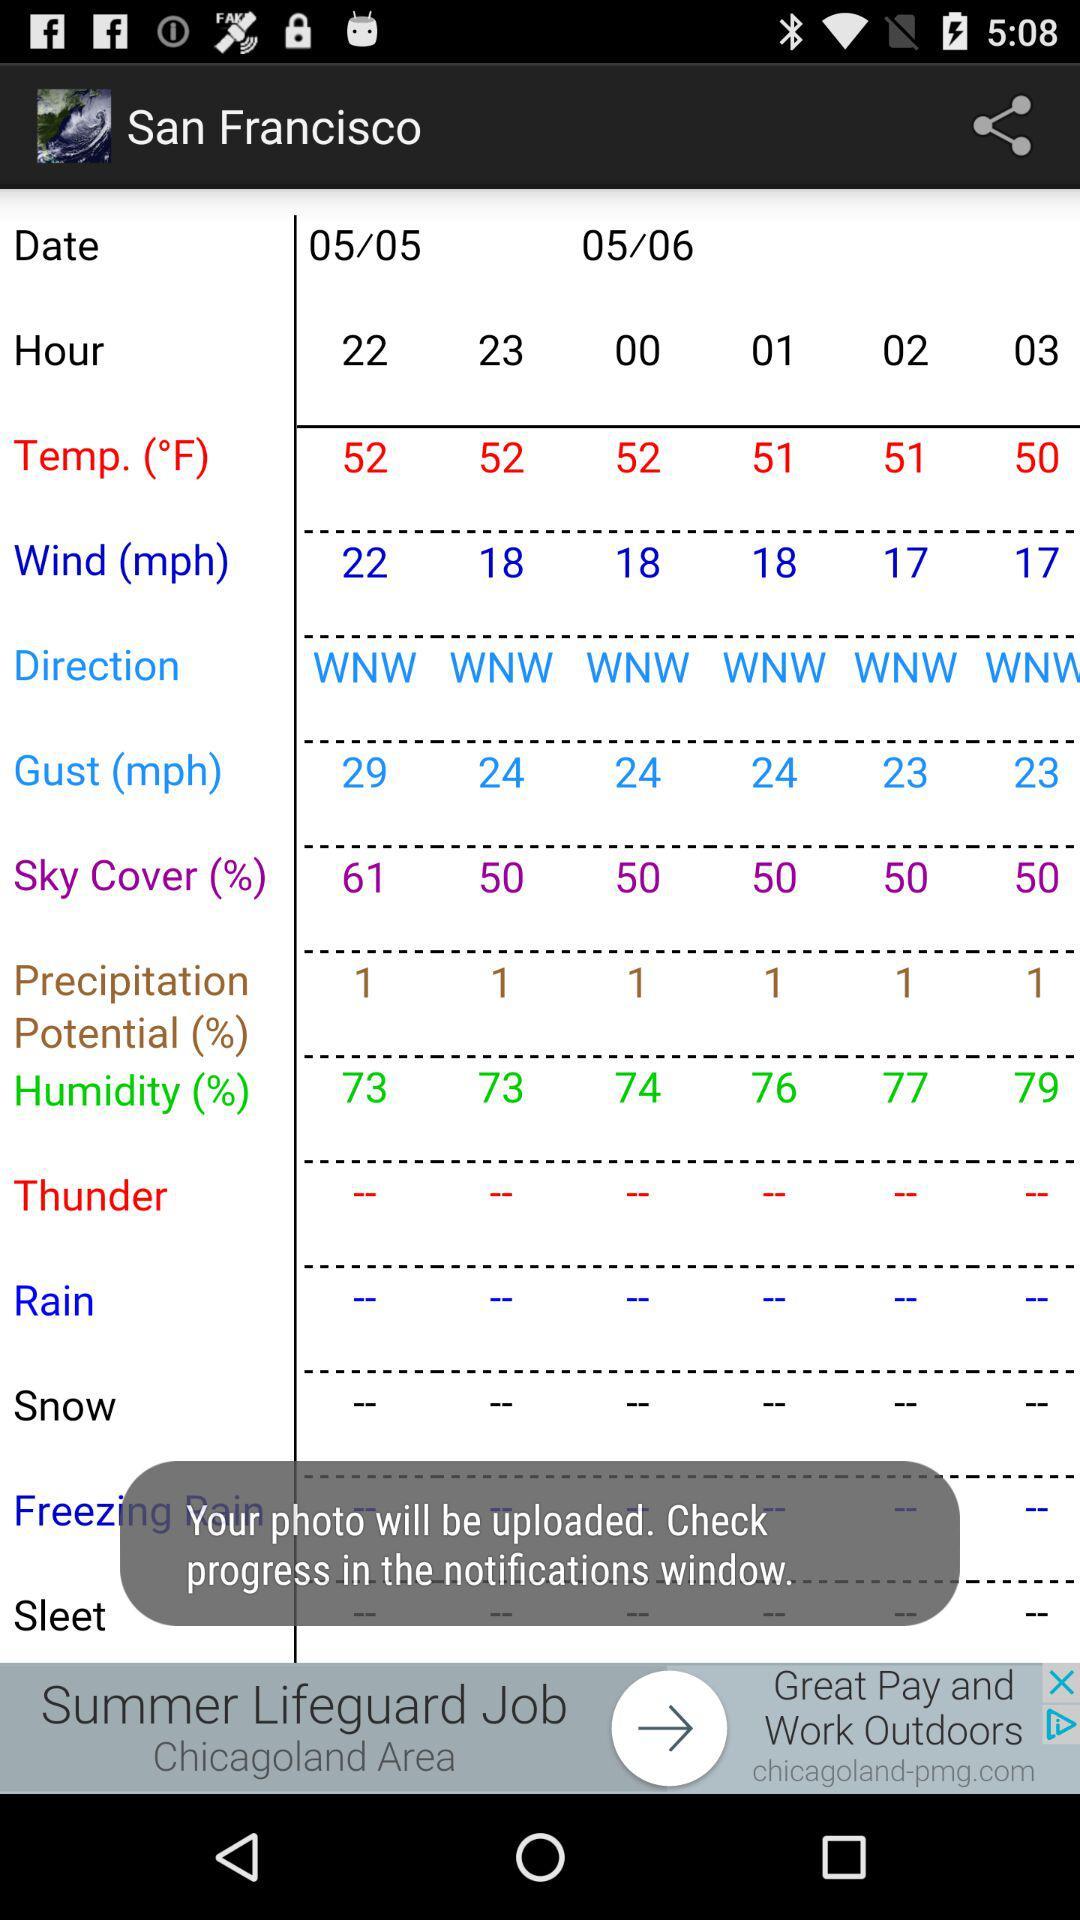 This screenshot has height=1920, width=1080. What do you see at coordinates (540, 924) in the screenshot?
I see `date and time app` at bounding box center [540, 924].